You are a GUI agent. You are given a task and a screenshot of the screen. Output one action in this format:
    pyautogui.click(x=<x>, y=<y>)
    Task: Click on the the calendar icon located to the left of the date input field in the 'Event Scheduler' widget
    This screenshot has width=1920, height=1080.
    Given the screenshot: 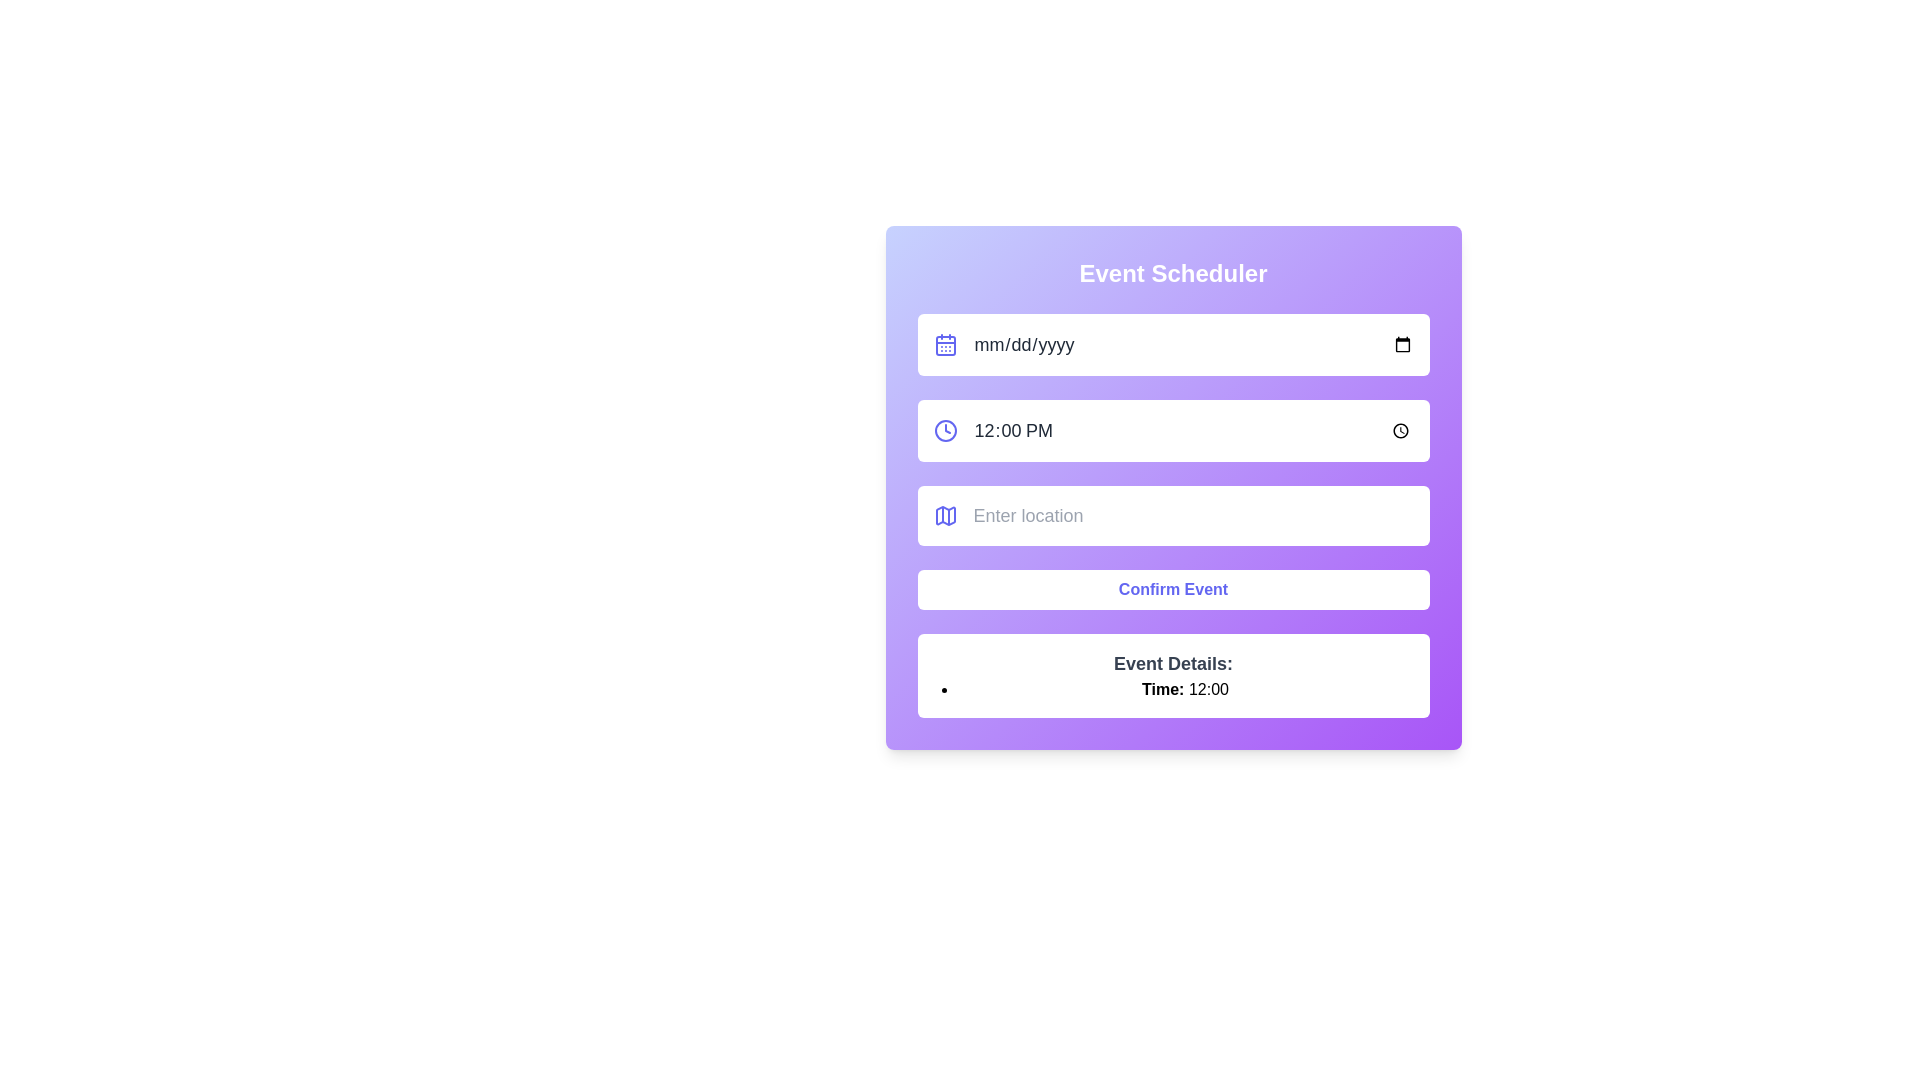 What is the action you would take?
    pyautogui.click(x=944, y=343)
    